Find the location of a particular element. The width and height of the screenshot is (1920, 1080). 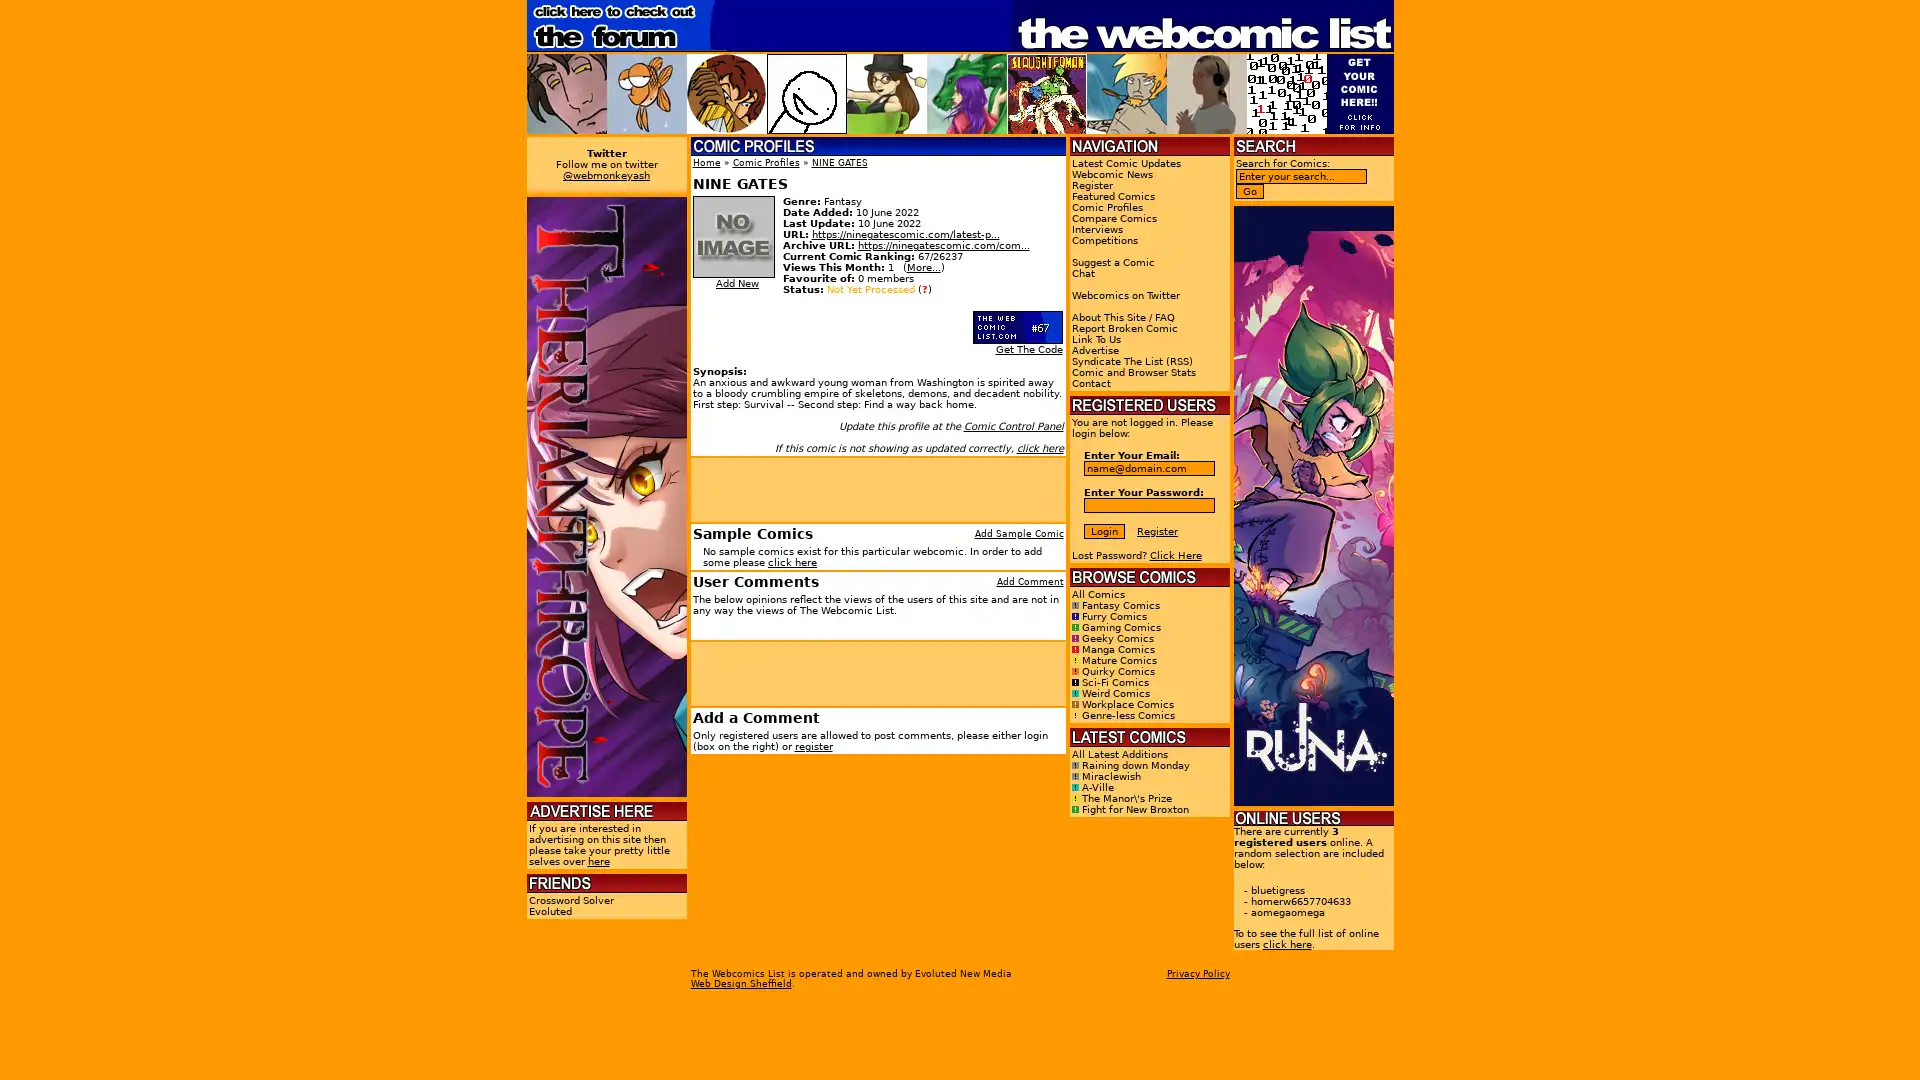

Login is located at coordinates (1103, 530).